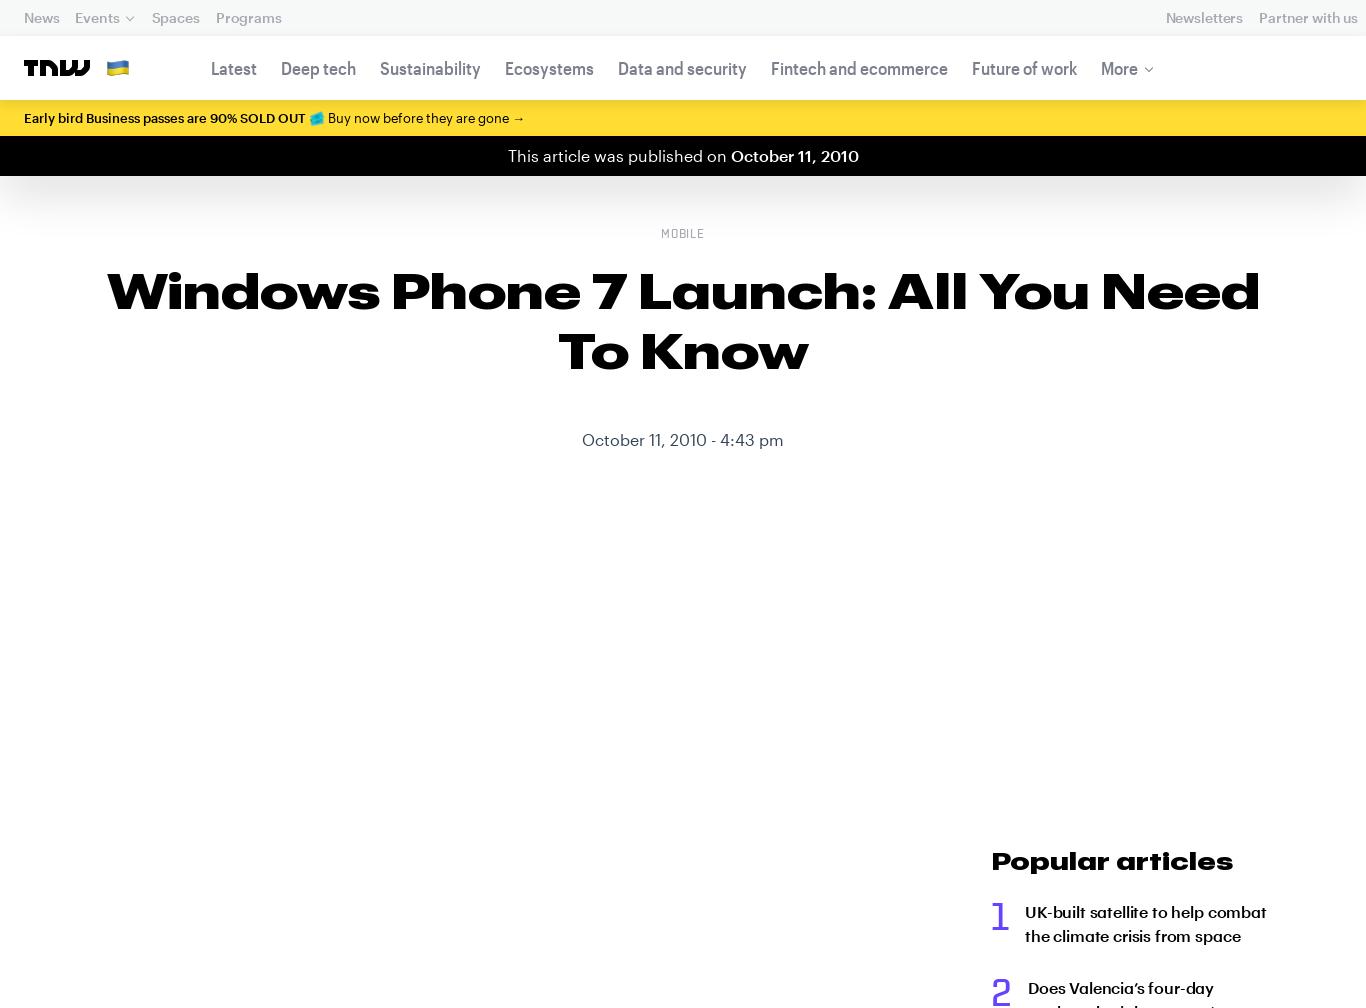 Image resolution: width=1366 pixels, height=1008 pixels. What do you see at coordinates (549, 68) in the screenshot?
I see `'Ecosystems'` at bounding box center [549, 68].